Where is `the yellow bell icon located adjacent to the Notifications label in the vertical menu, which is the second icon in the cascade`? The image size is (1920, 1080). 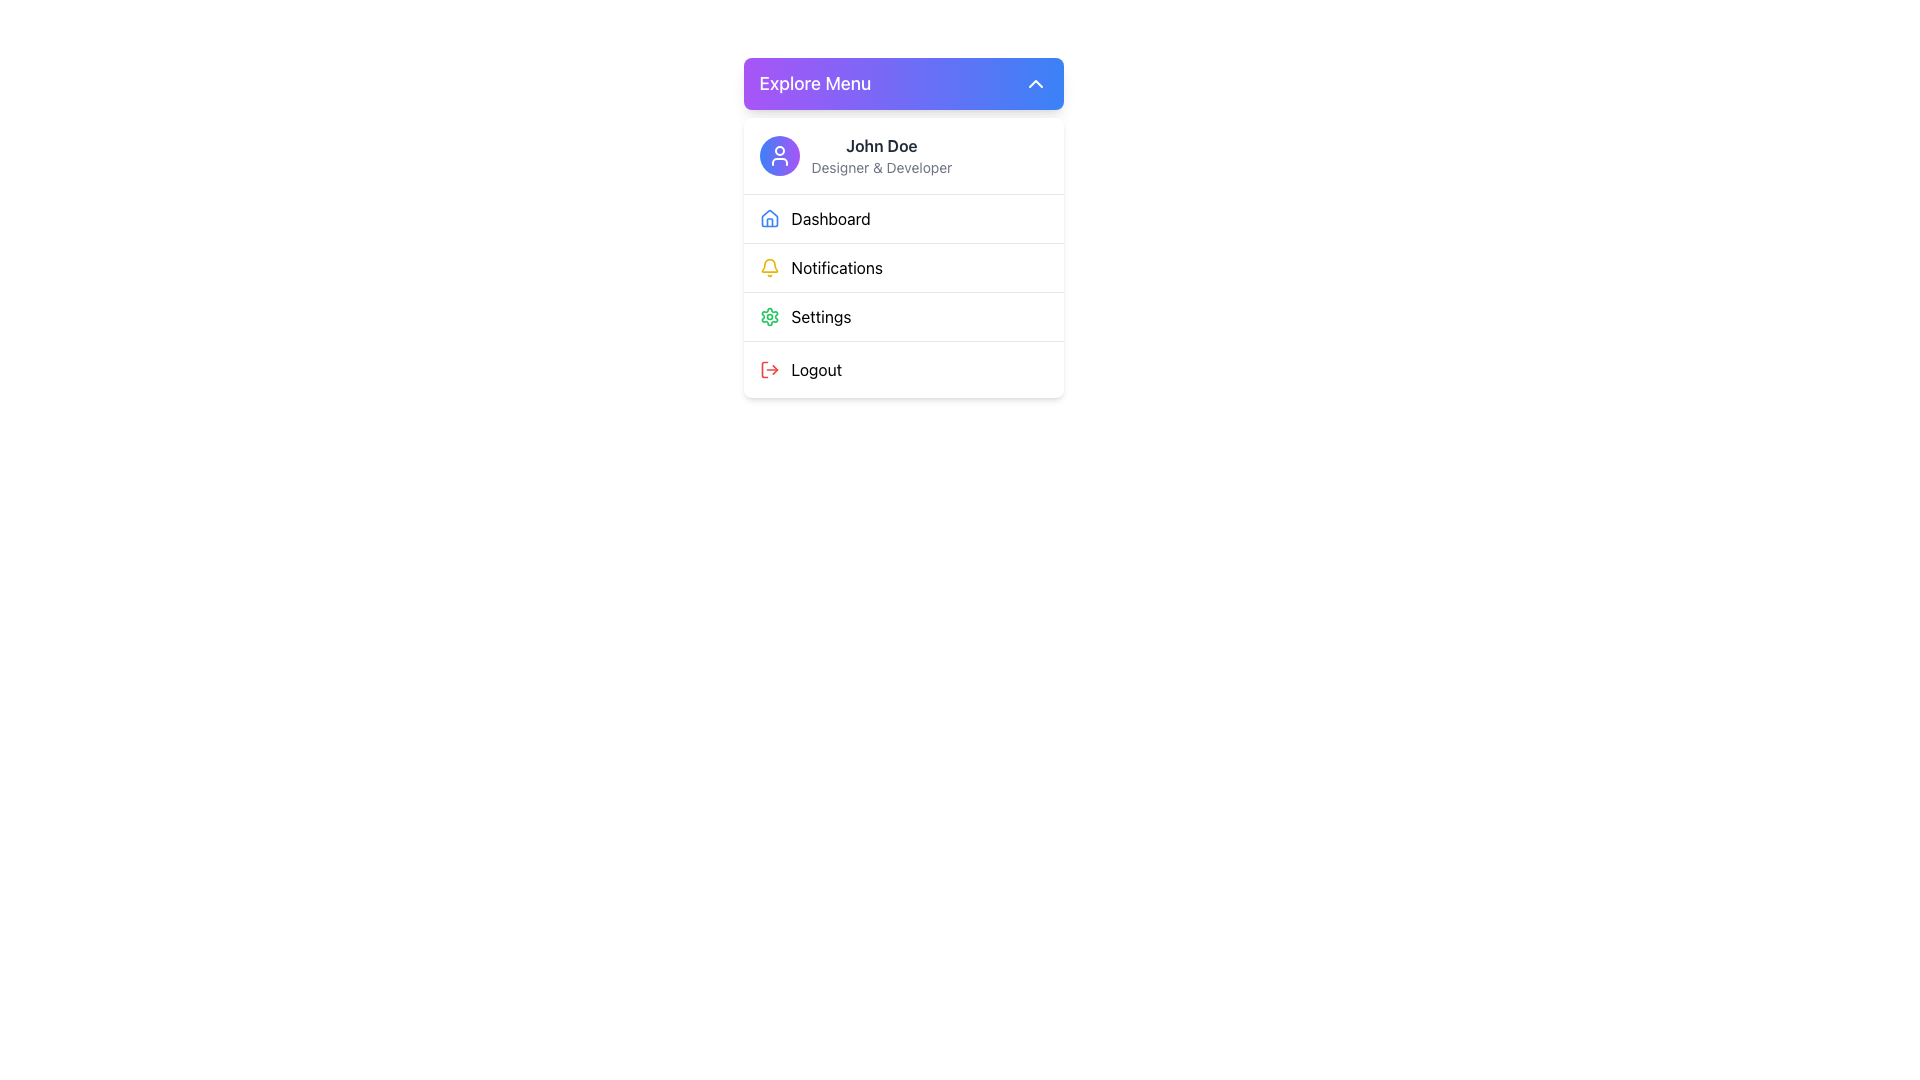 the yellow bell icon located adjacent to the Notifications label in the vertical menu, which is the second icon in the cascade is located at coordinates (768, 264).